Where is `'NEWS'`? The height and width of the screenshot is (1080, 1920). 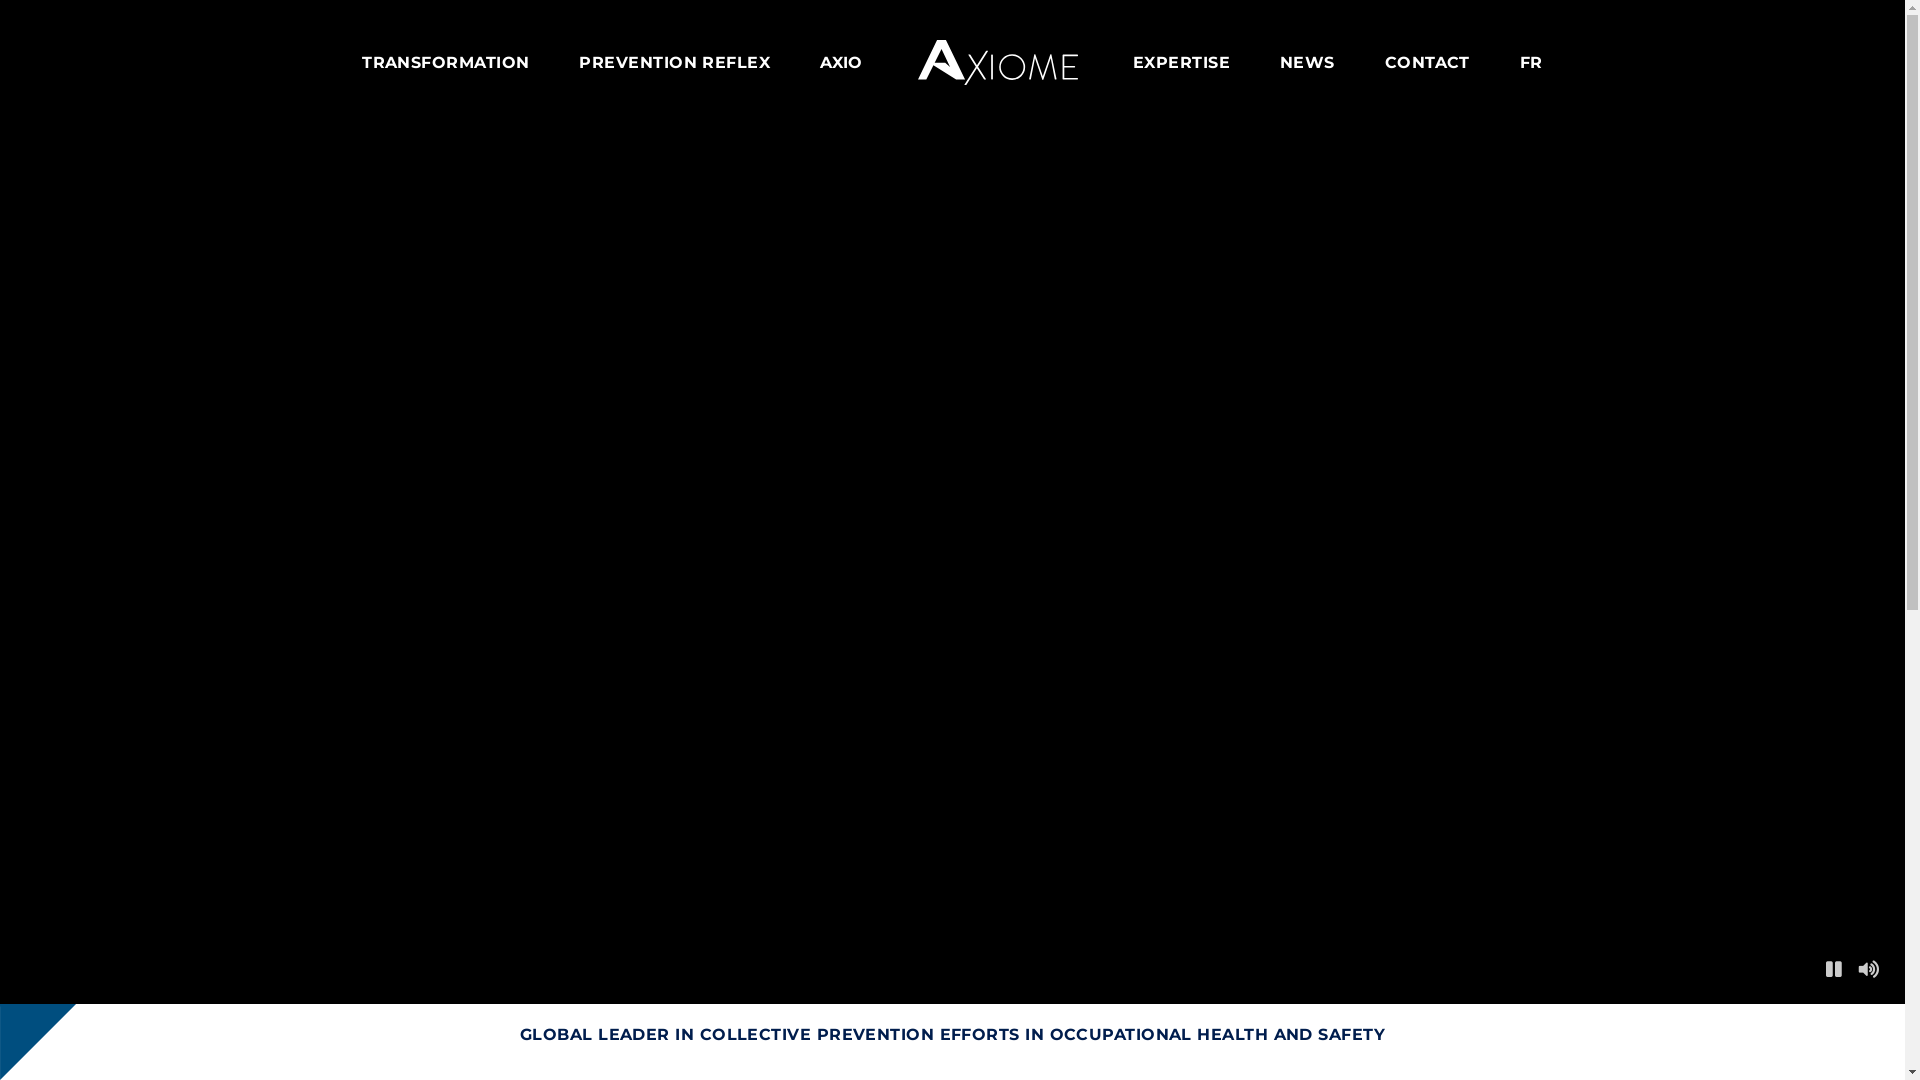 'NEWS' is located at coordinates (1280, 62).